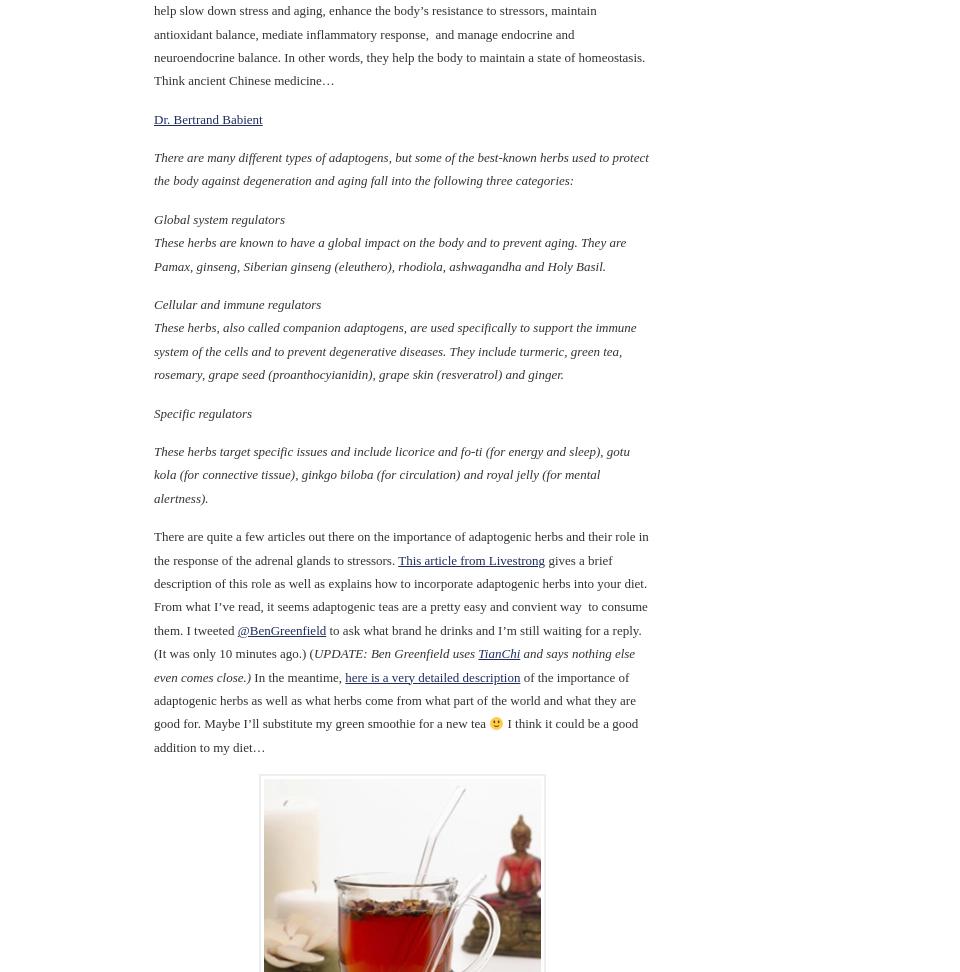  What do you see at coordinates (432, 675) in the screenshot?
I see `'here is a very detailed description'` at bounding box center [432, 675].